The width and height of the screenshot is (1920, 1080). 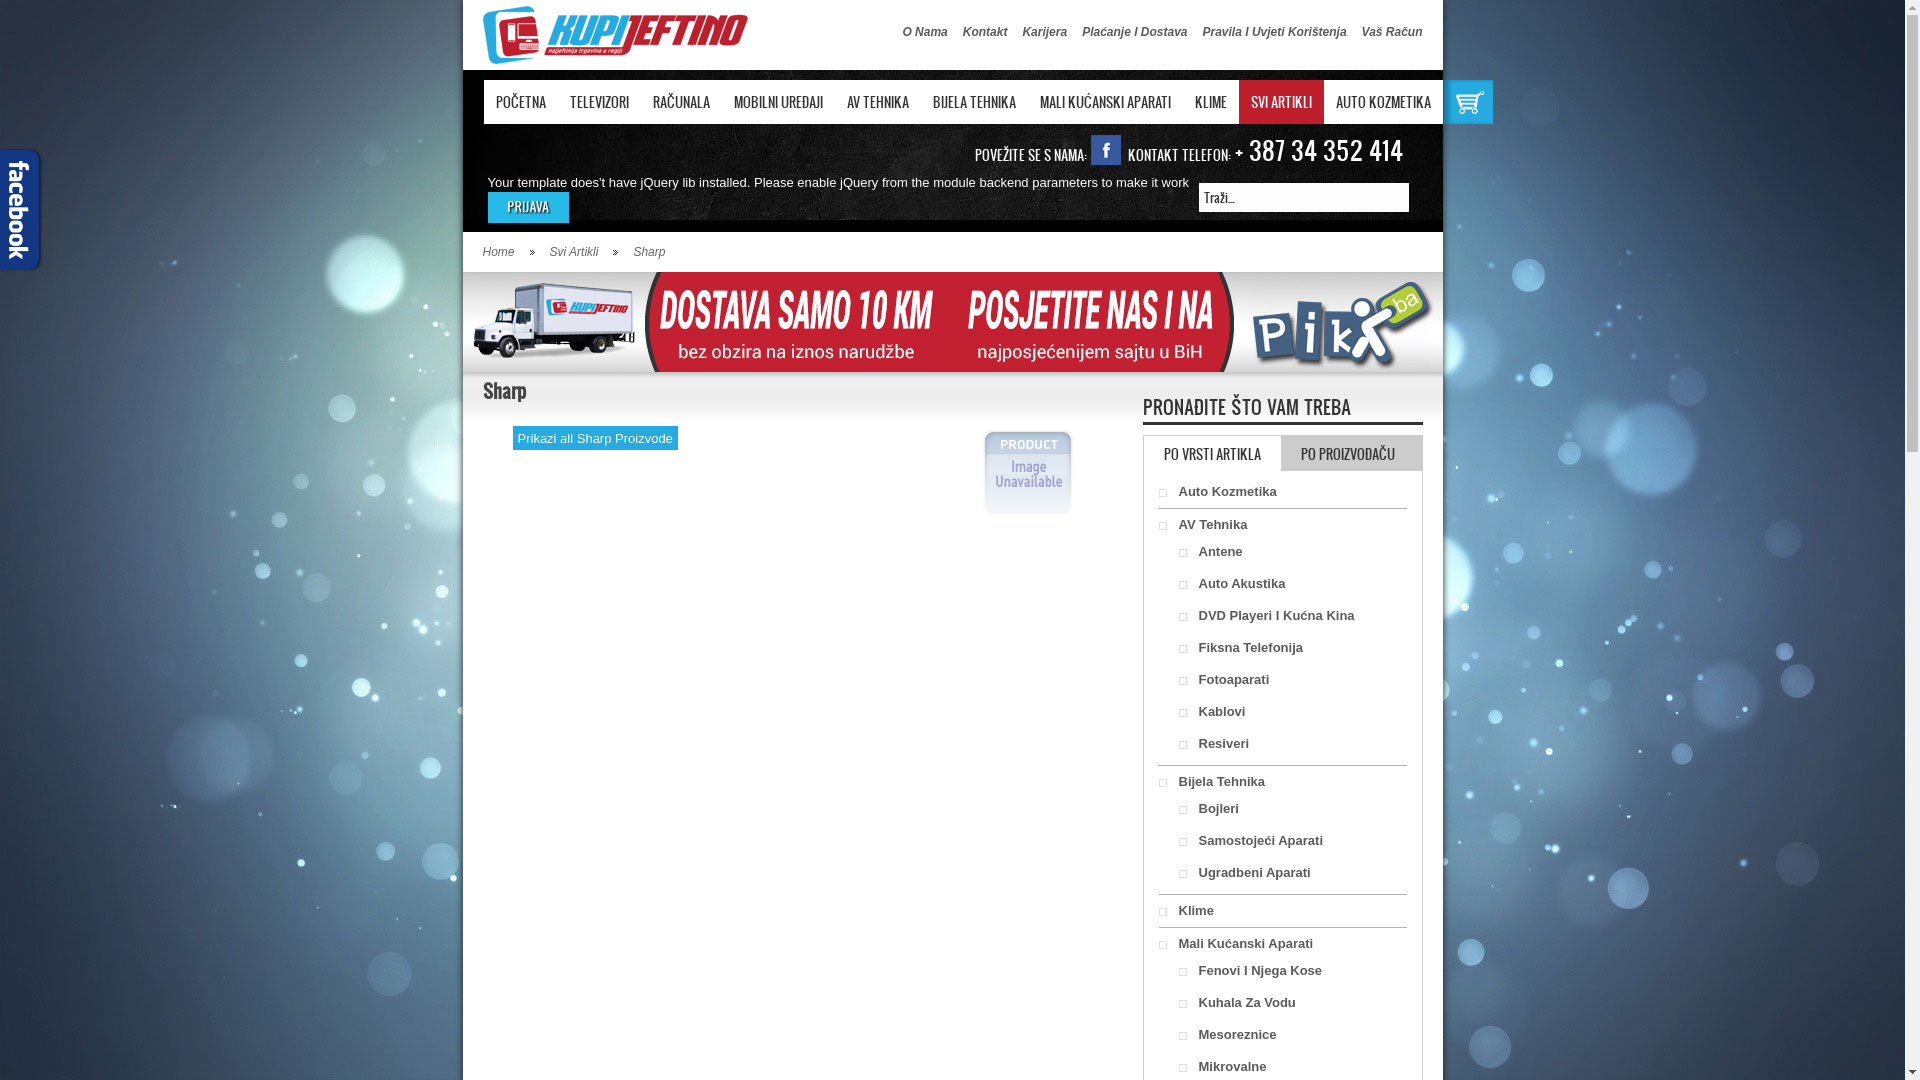 What do you see at coordinates (528, 207) in the screenshot?
I see `'LOGIN'` at bounding box center [528, 207].